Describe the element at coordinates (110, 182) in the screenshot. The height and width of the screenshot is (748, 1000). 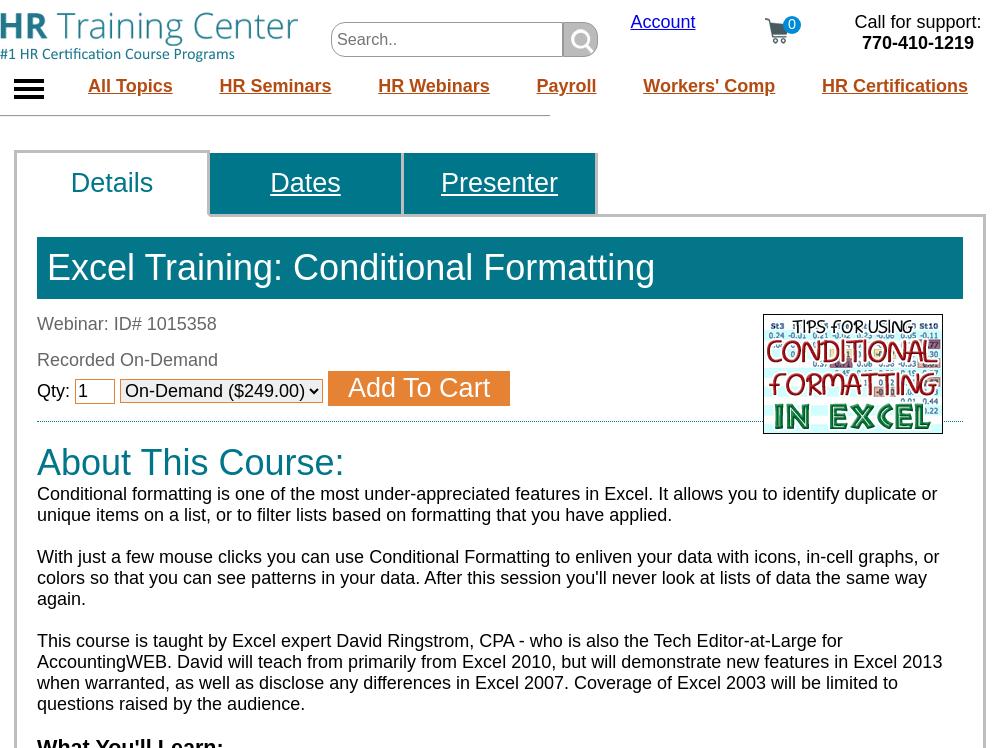
I see `'Details'` at that location.